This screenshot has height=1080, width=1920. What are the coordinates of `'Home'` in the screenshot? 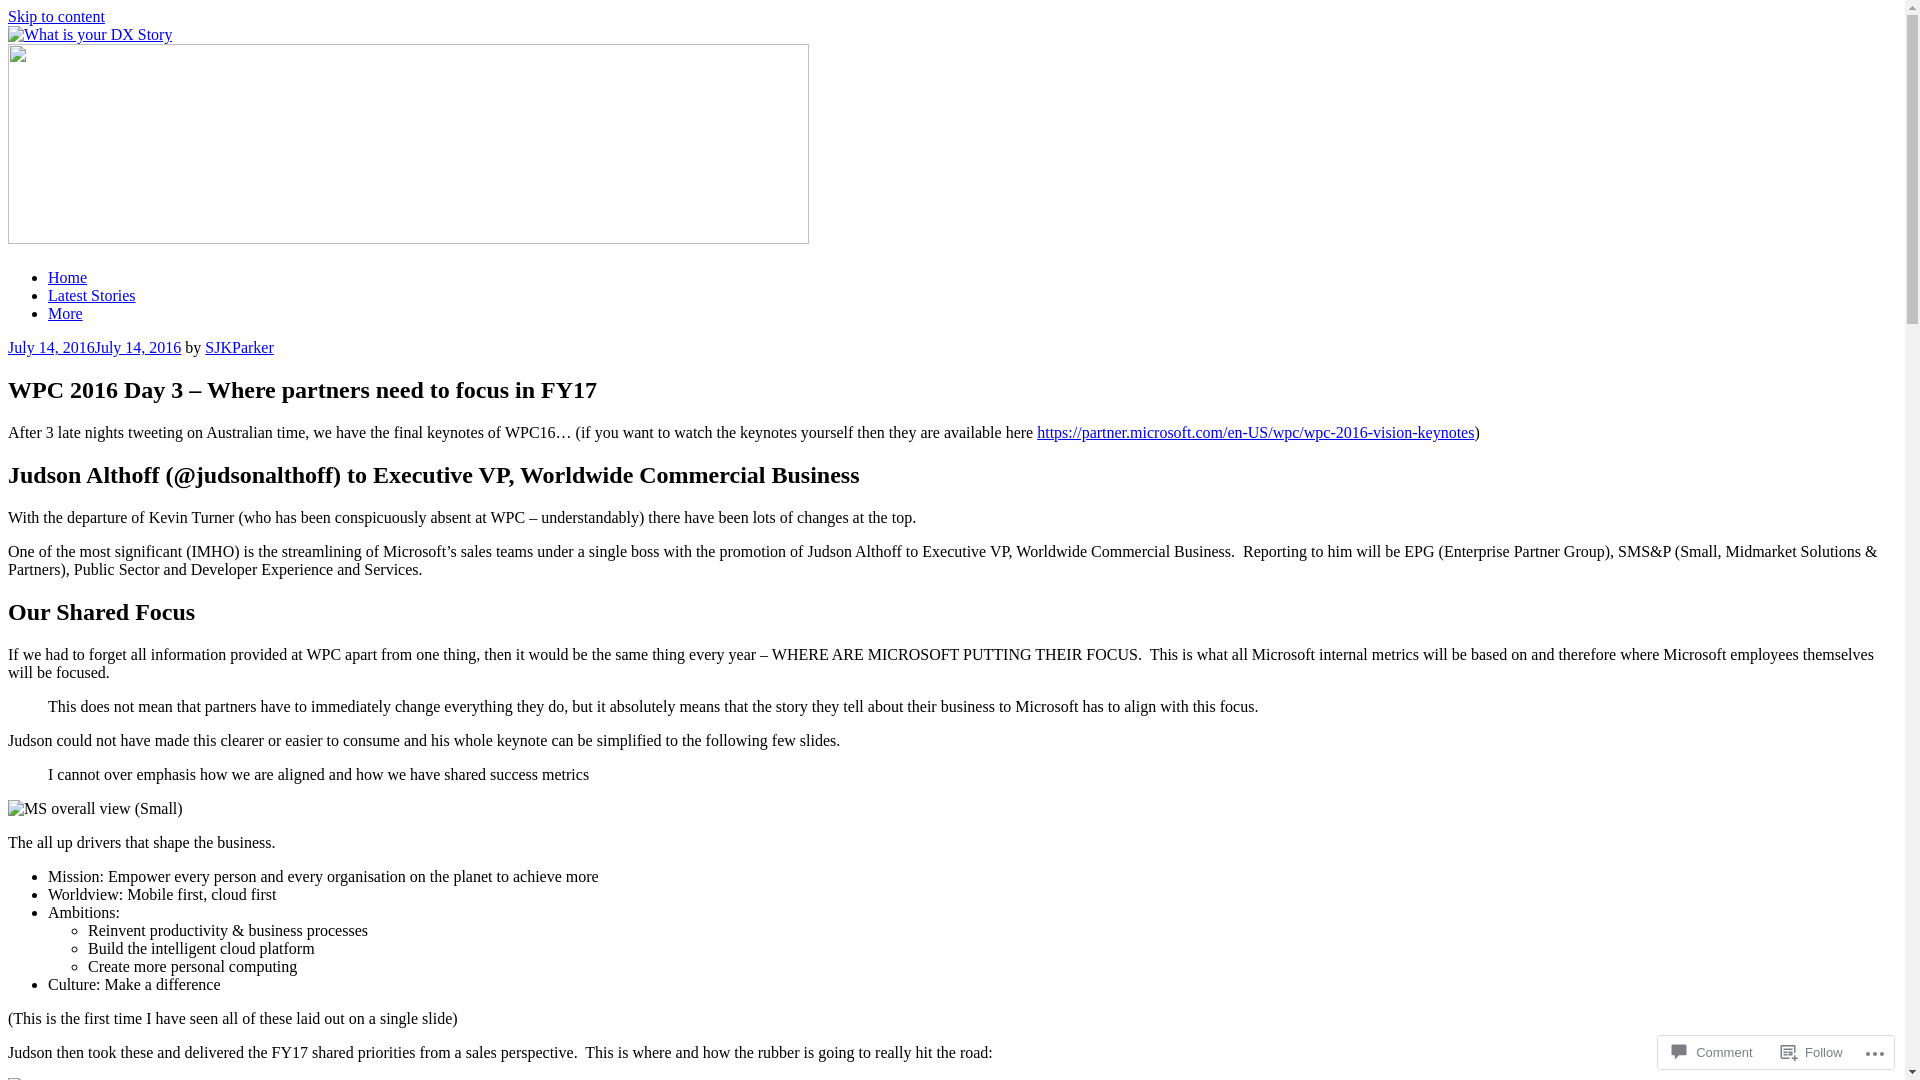 It's located at (67, 277).